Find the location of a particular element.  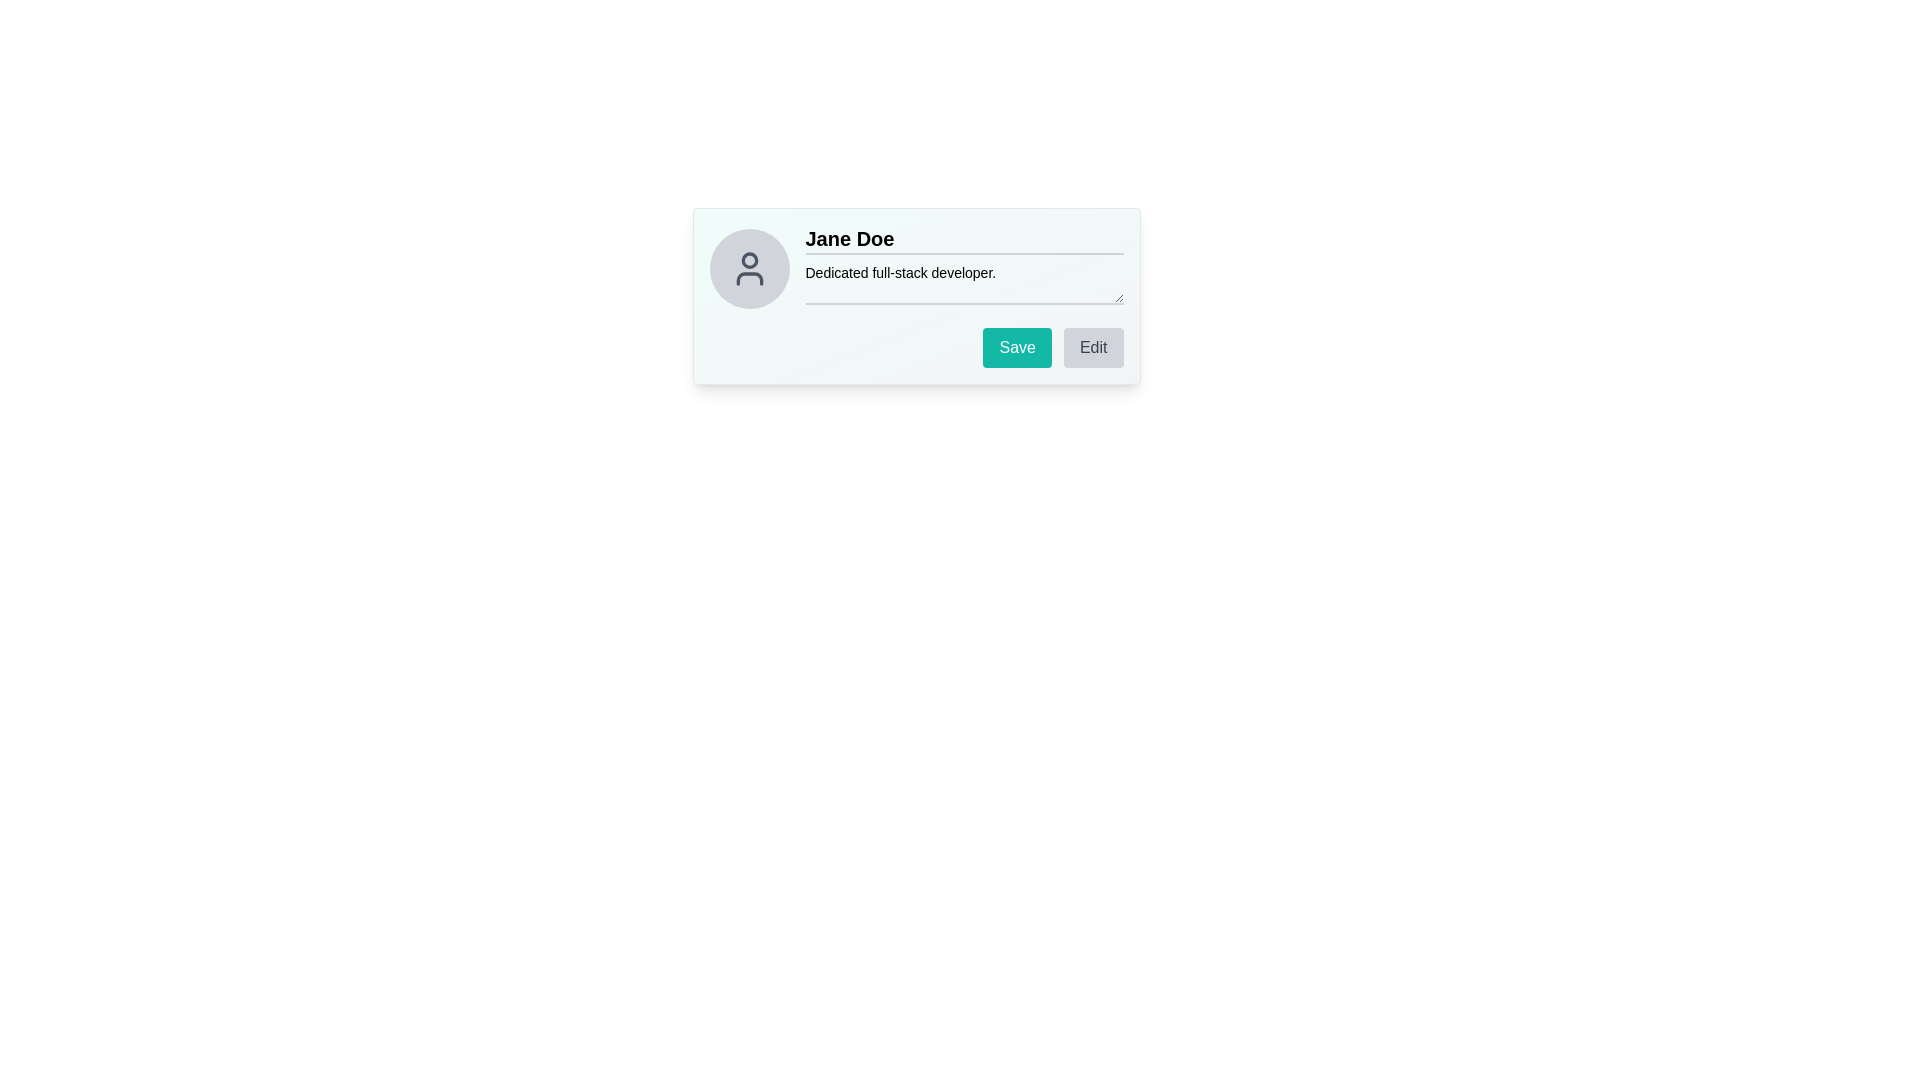

the decorative circular graphic element that represents the head of the user icon, positioned at the top-center of the profile image is located at coordinates (748, 259).